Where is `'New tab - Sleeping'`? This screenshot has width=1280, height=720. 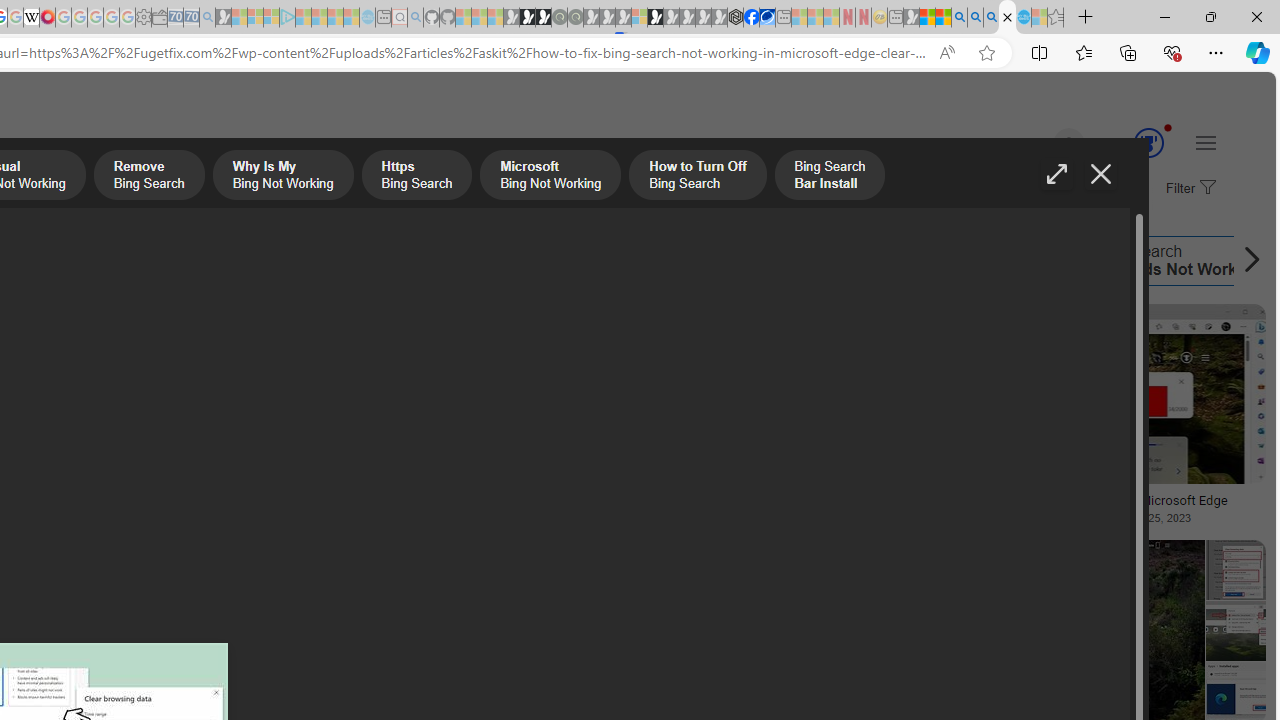
'New tab - Sleeping' is located at coordinates (894, 17).